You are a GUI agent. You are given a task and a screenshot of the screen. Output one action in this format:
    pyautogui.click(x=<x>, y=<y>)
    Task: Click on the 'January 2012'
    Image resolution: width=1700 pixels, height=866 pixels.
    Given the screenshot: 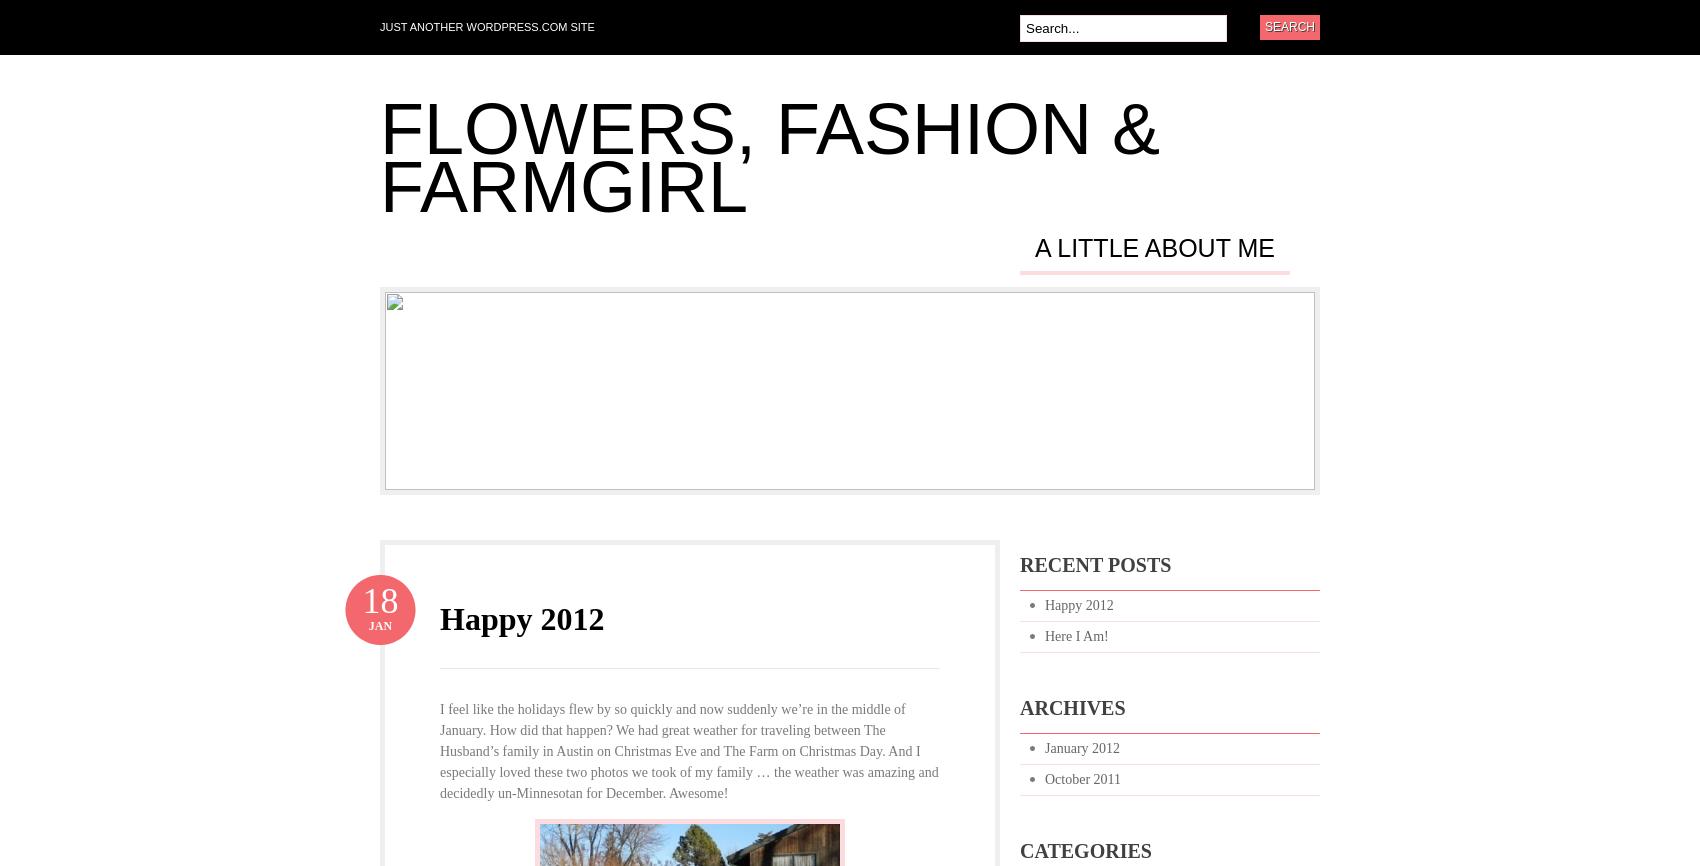 What is the action you would take?
    pyautogui.click(x=1082, y=747)
    